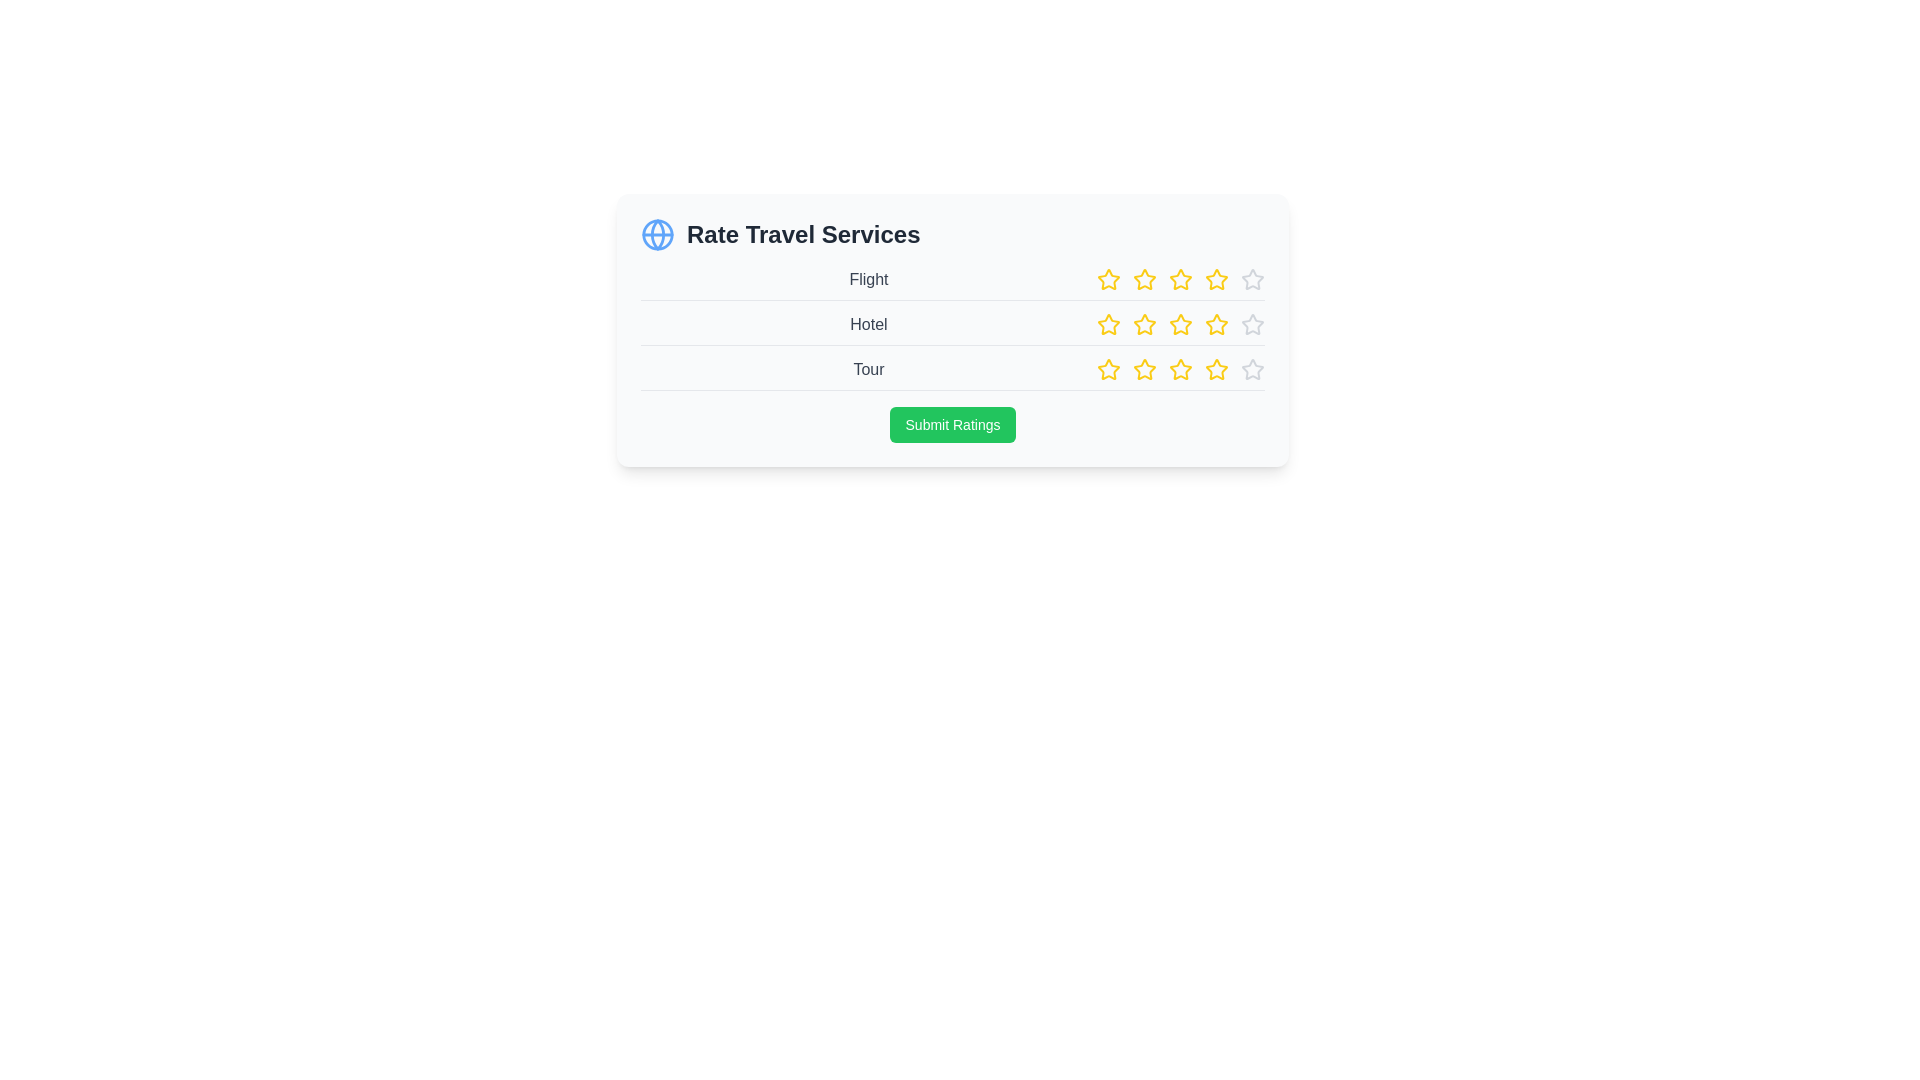 This screenshot has width=1920, height=1080. What do you see at coordinates (1180, 370) in the screenshot?
I see `the fourth star in the sequence of five yellow stars to rate the 'Tour' option with a four-star rating in the 'Rate Travel Services' interface` at bounding box center [1180, 370].